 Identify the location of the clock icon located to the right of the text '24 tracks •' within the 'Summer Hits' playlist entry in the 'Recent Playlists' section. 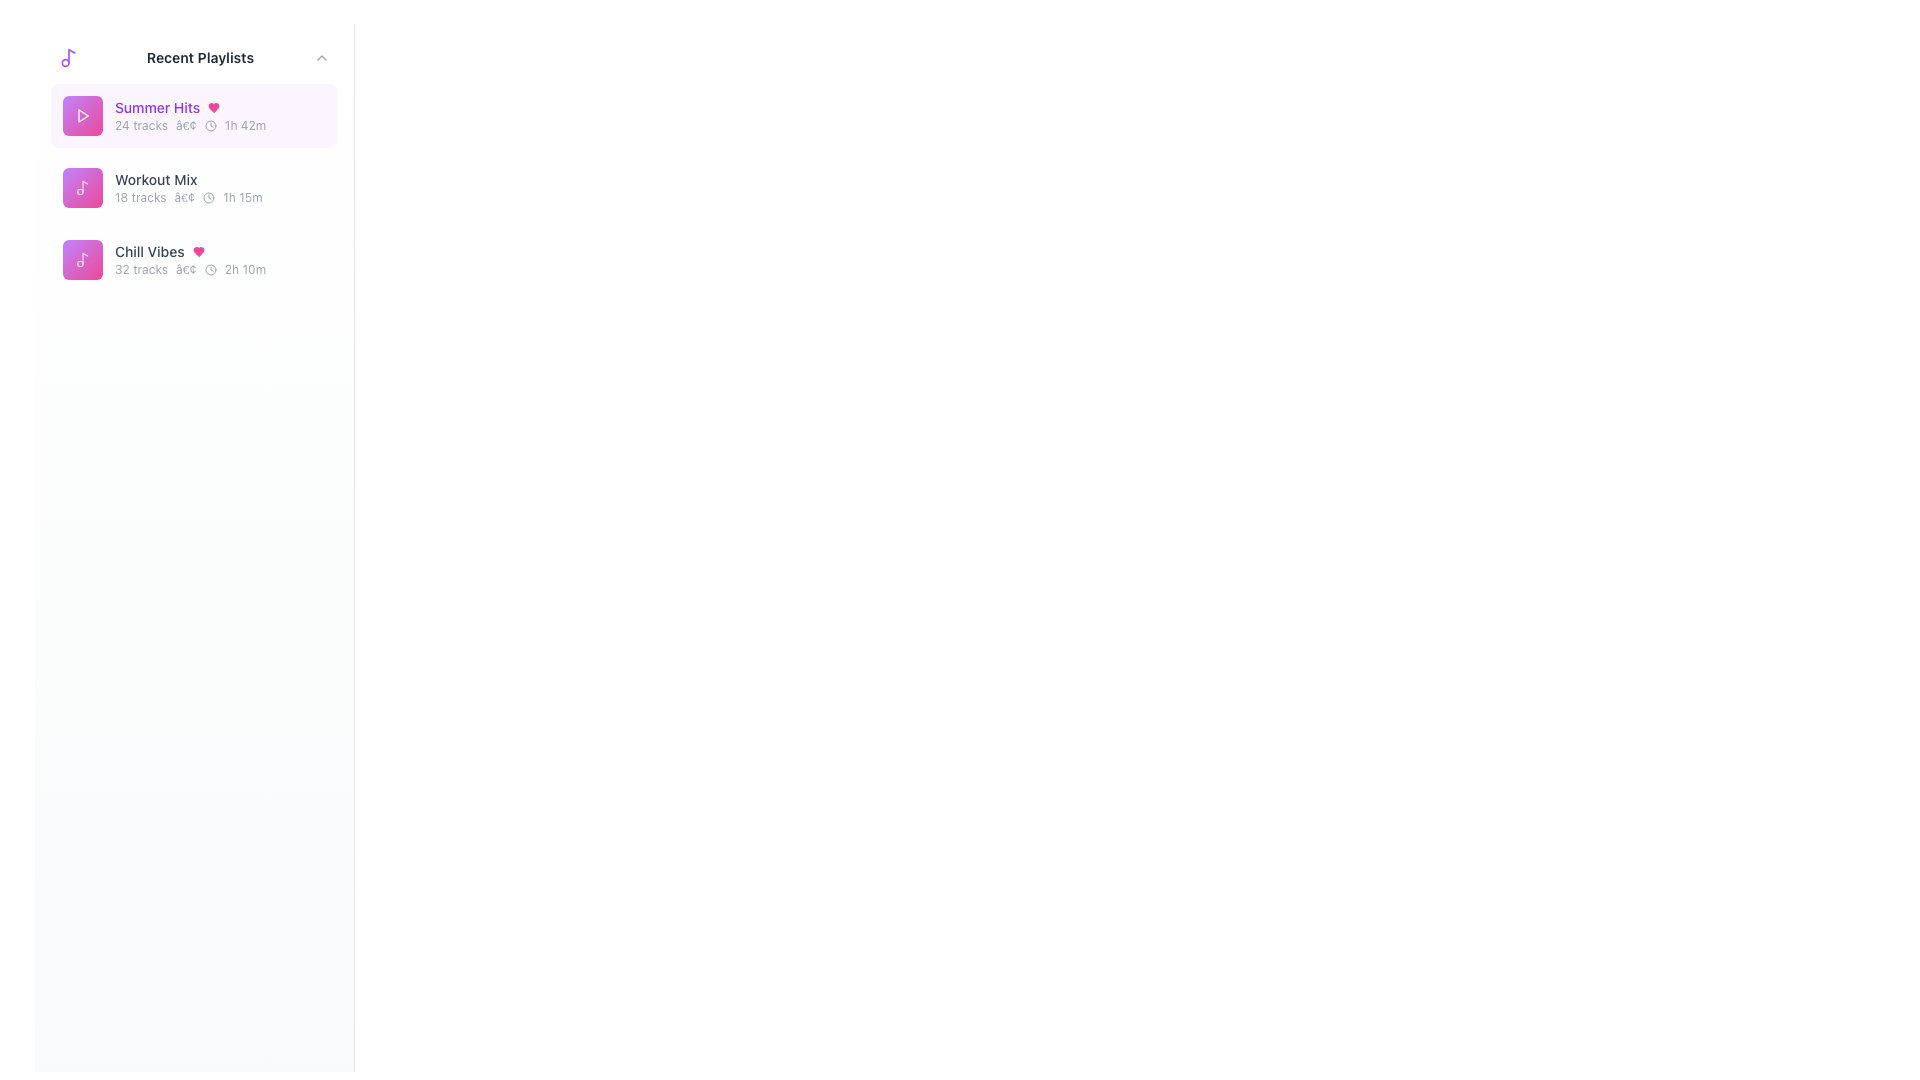
(210, 126).